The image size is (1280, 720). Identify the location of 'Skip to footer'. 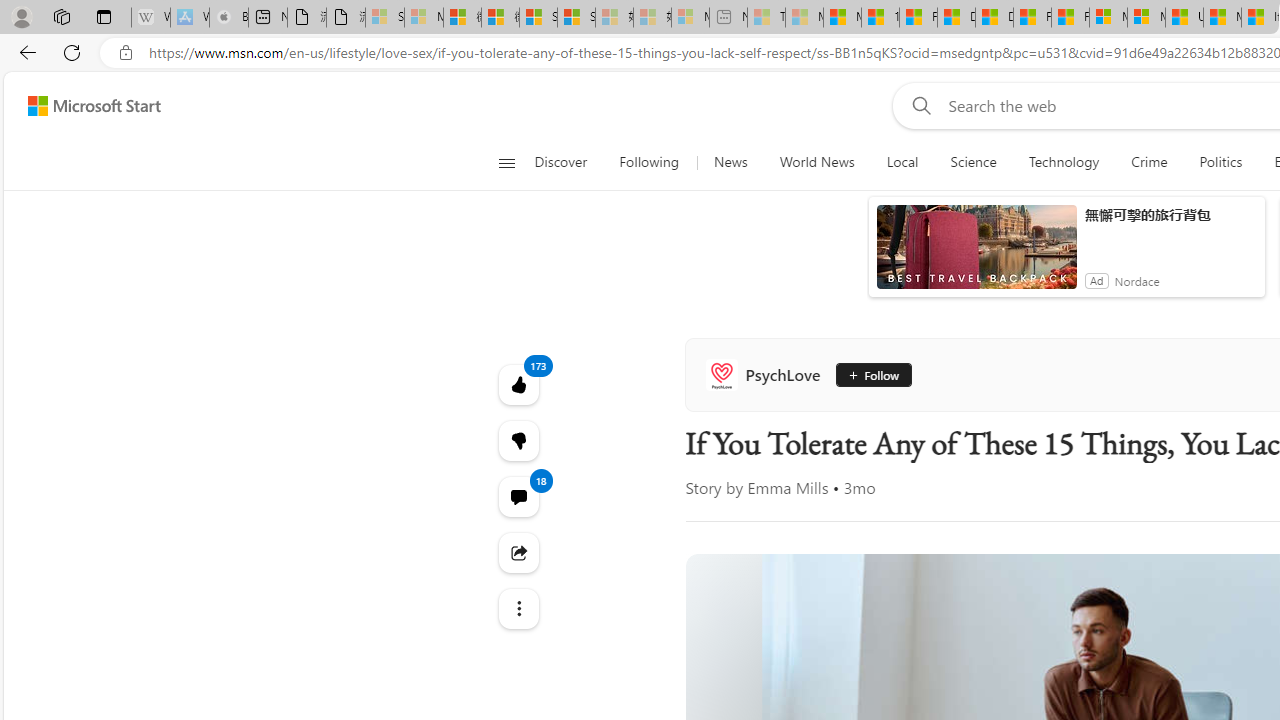
(81, 105).